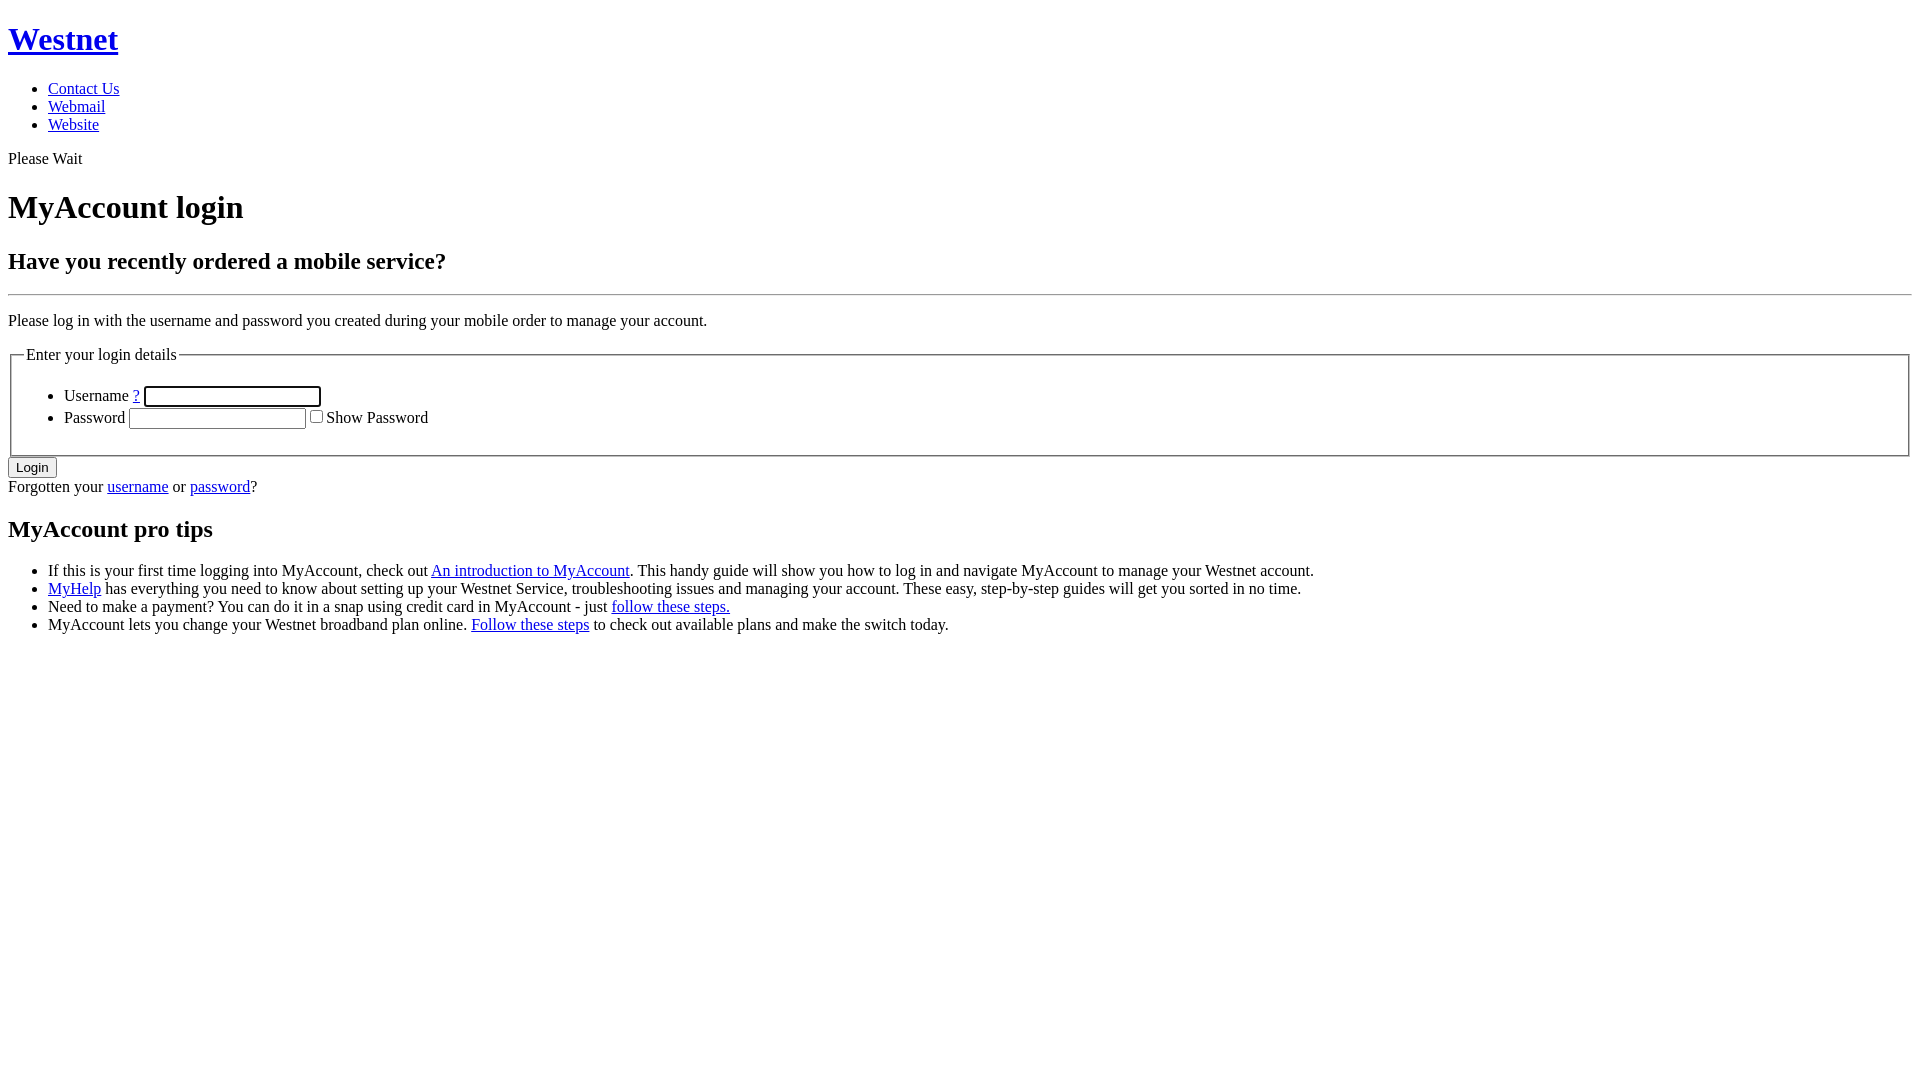  Describe the element at coordinates (135, 395) in the screenshot. I see `'?'` at that location.